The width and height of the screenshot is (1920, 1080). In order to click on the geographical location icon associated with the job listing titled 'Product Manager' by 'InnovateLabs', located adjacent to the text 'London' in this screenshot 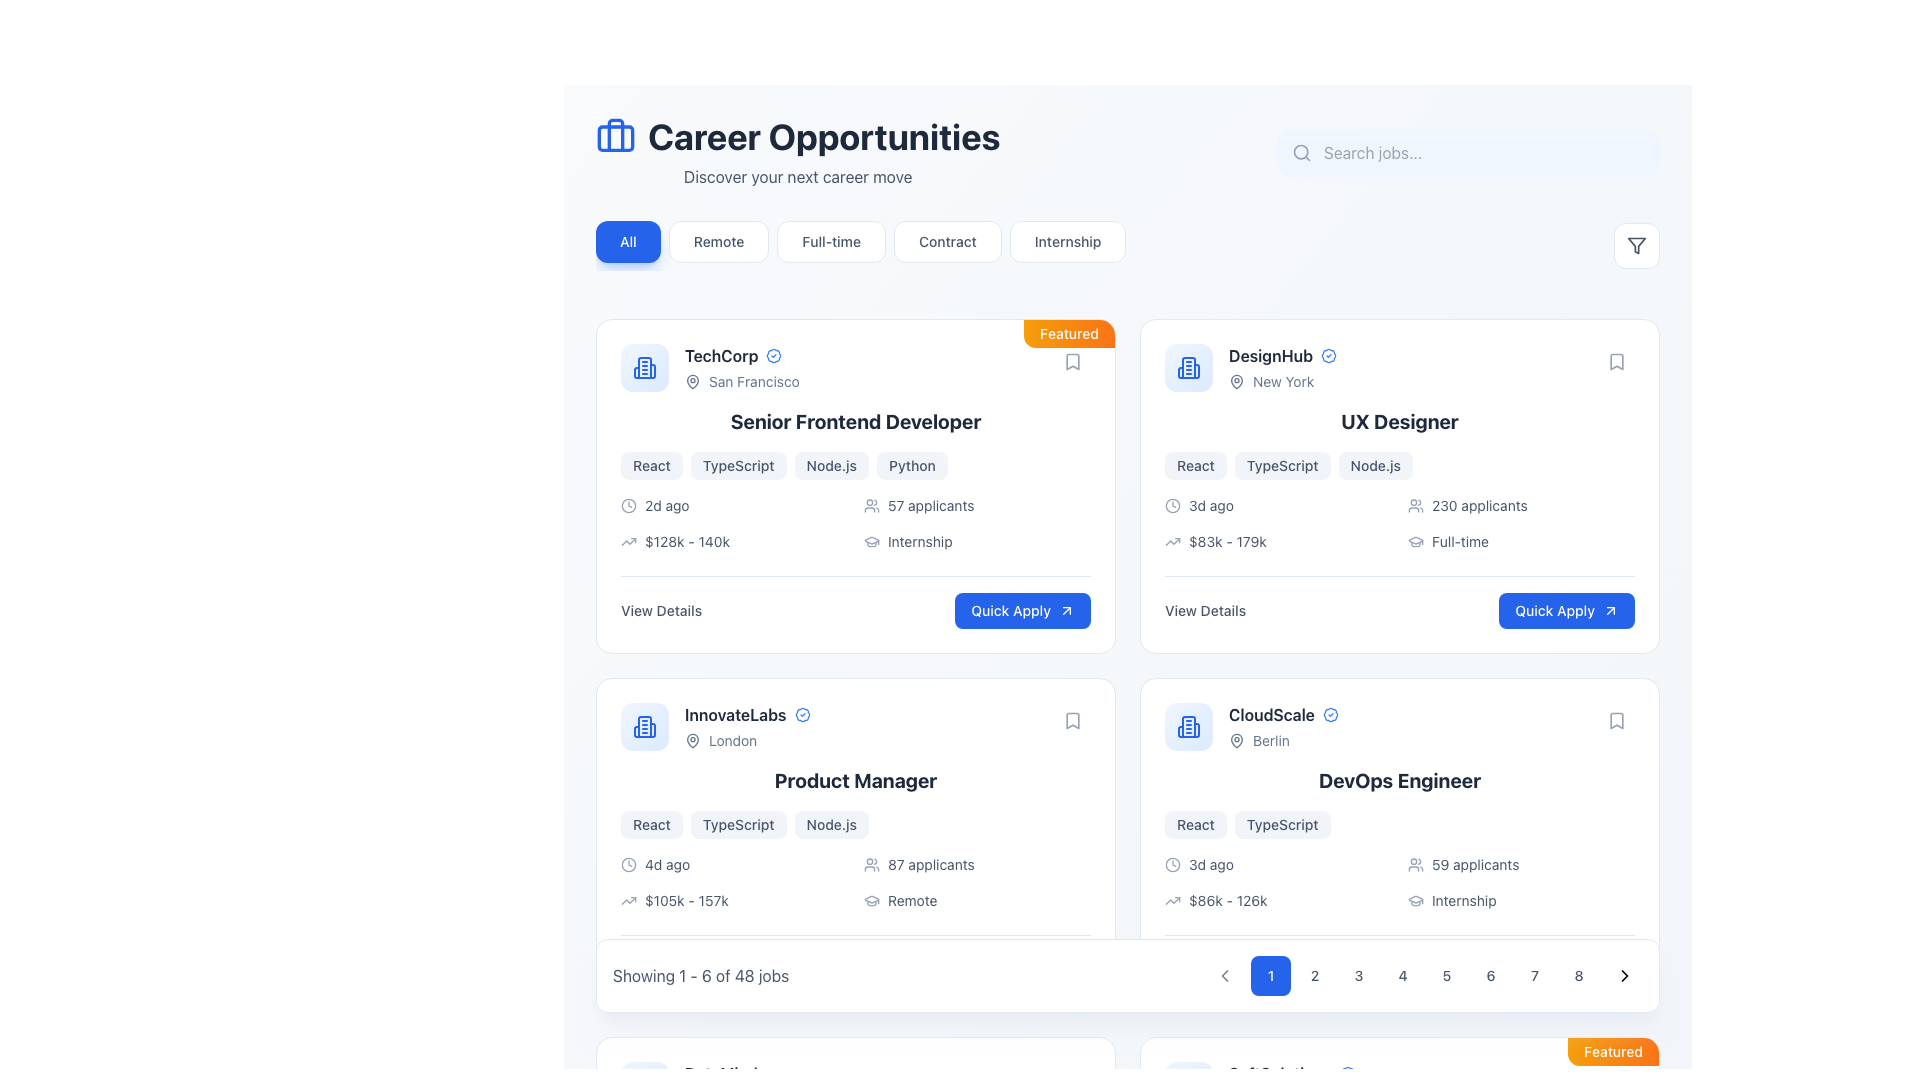, I will do `click(692, 740)`.